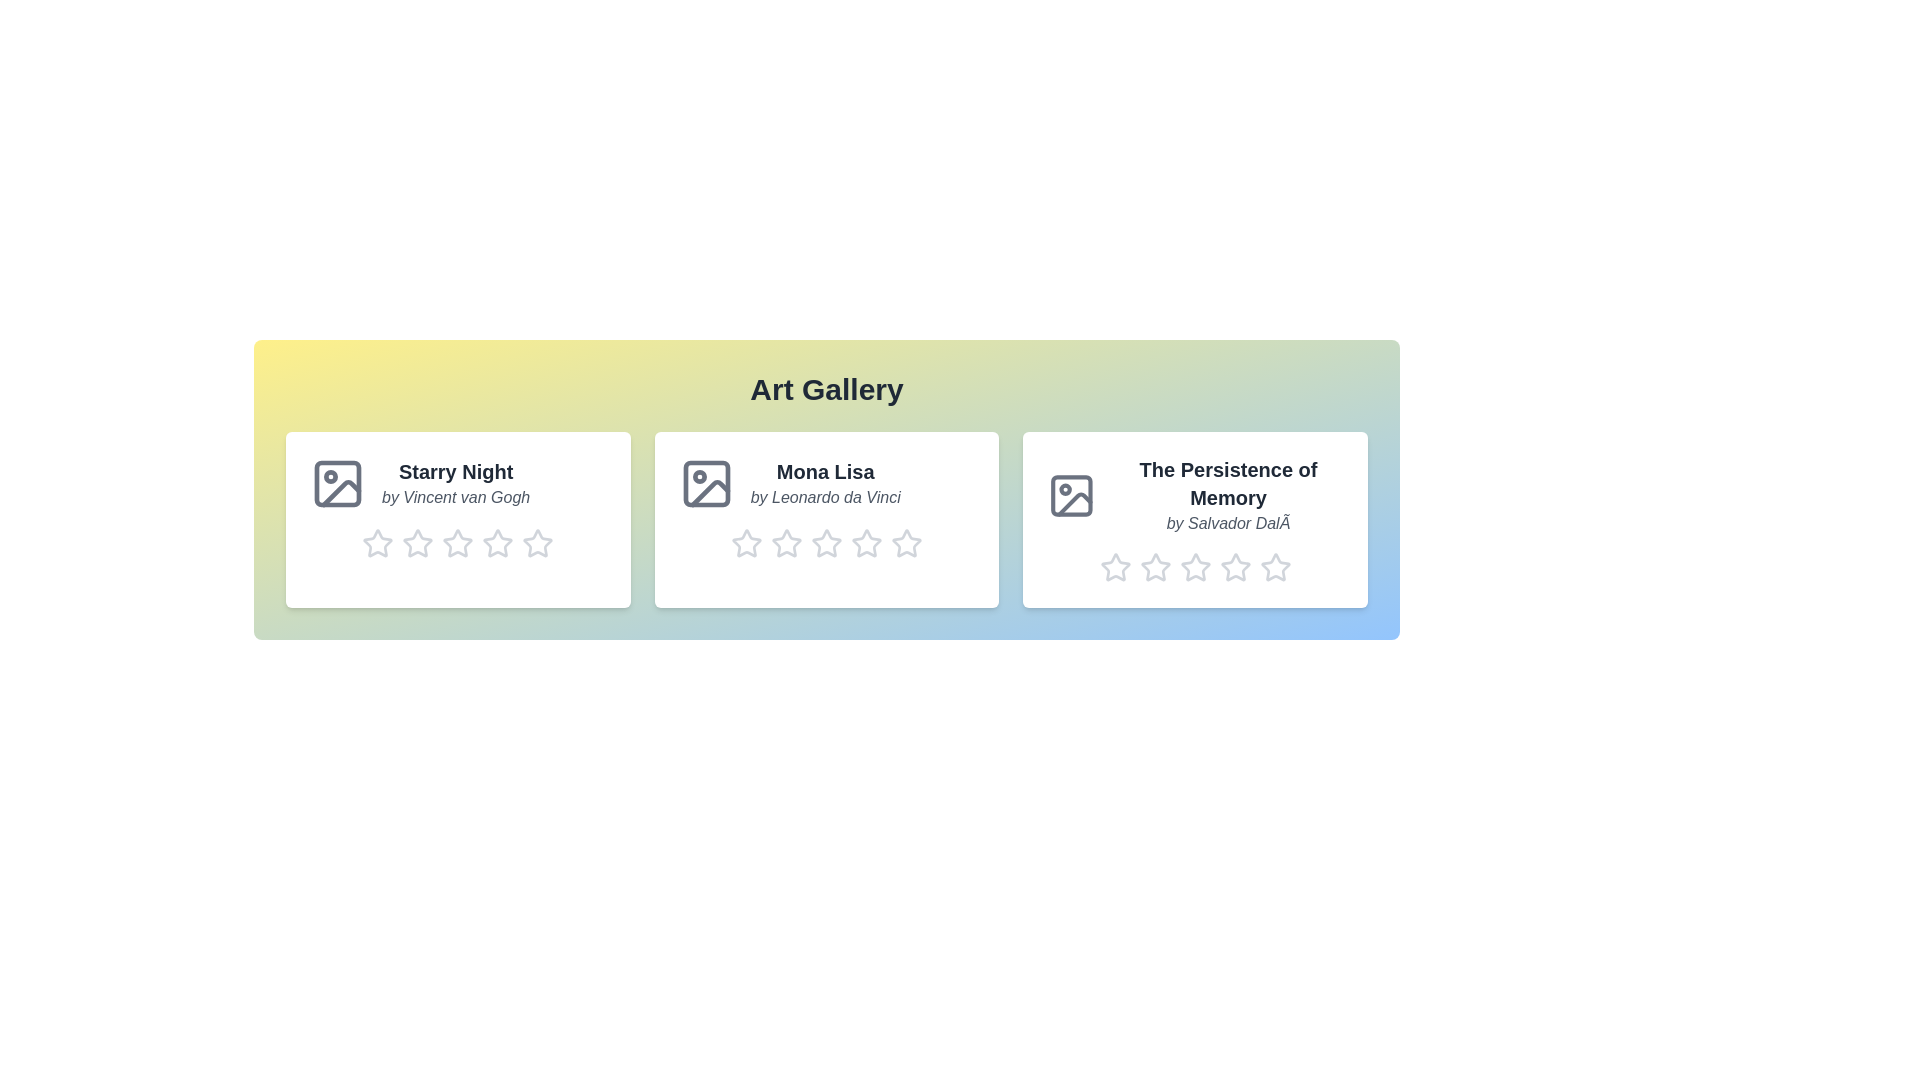  Describe the element at coordinates (785, 543) in the screenshot. I see `the rating for the artwork 'Mona Lisa' to 2 stars` at that location.